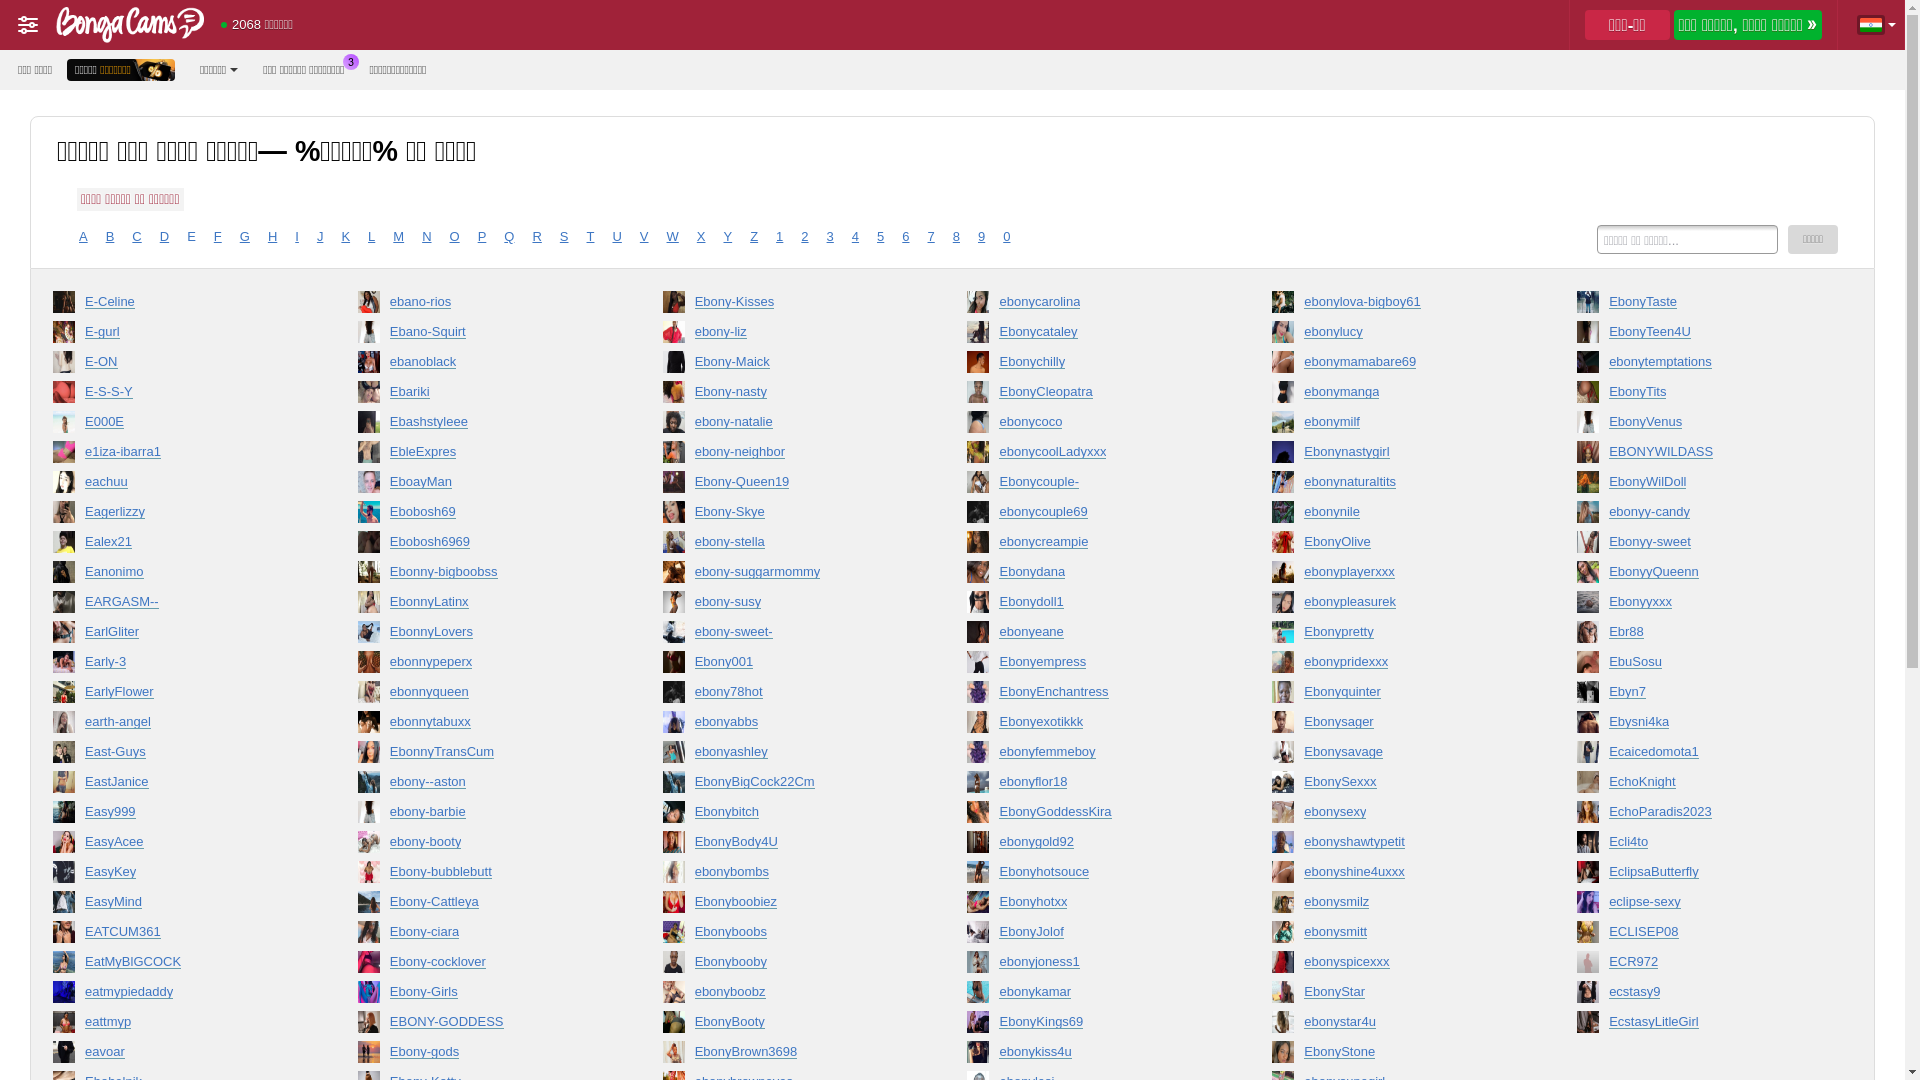  Describe the element at coordinates (752, 235) in the screenshot. I see `'Z'` at that location.